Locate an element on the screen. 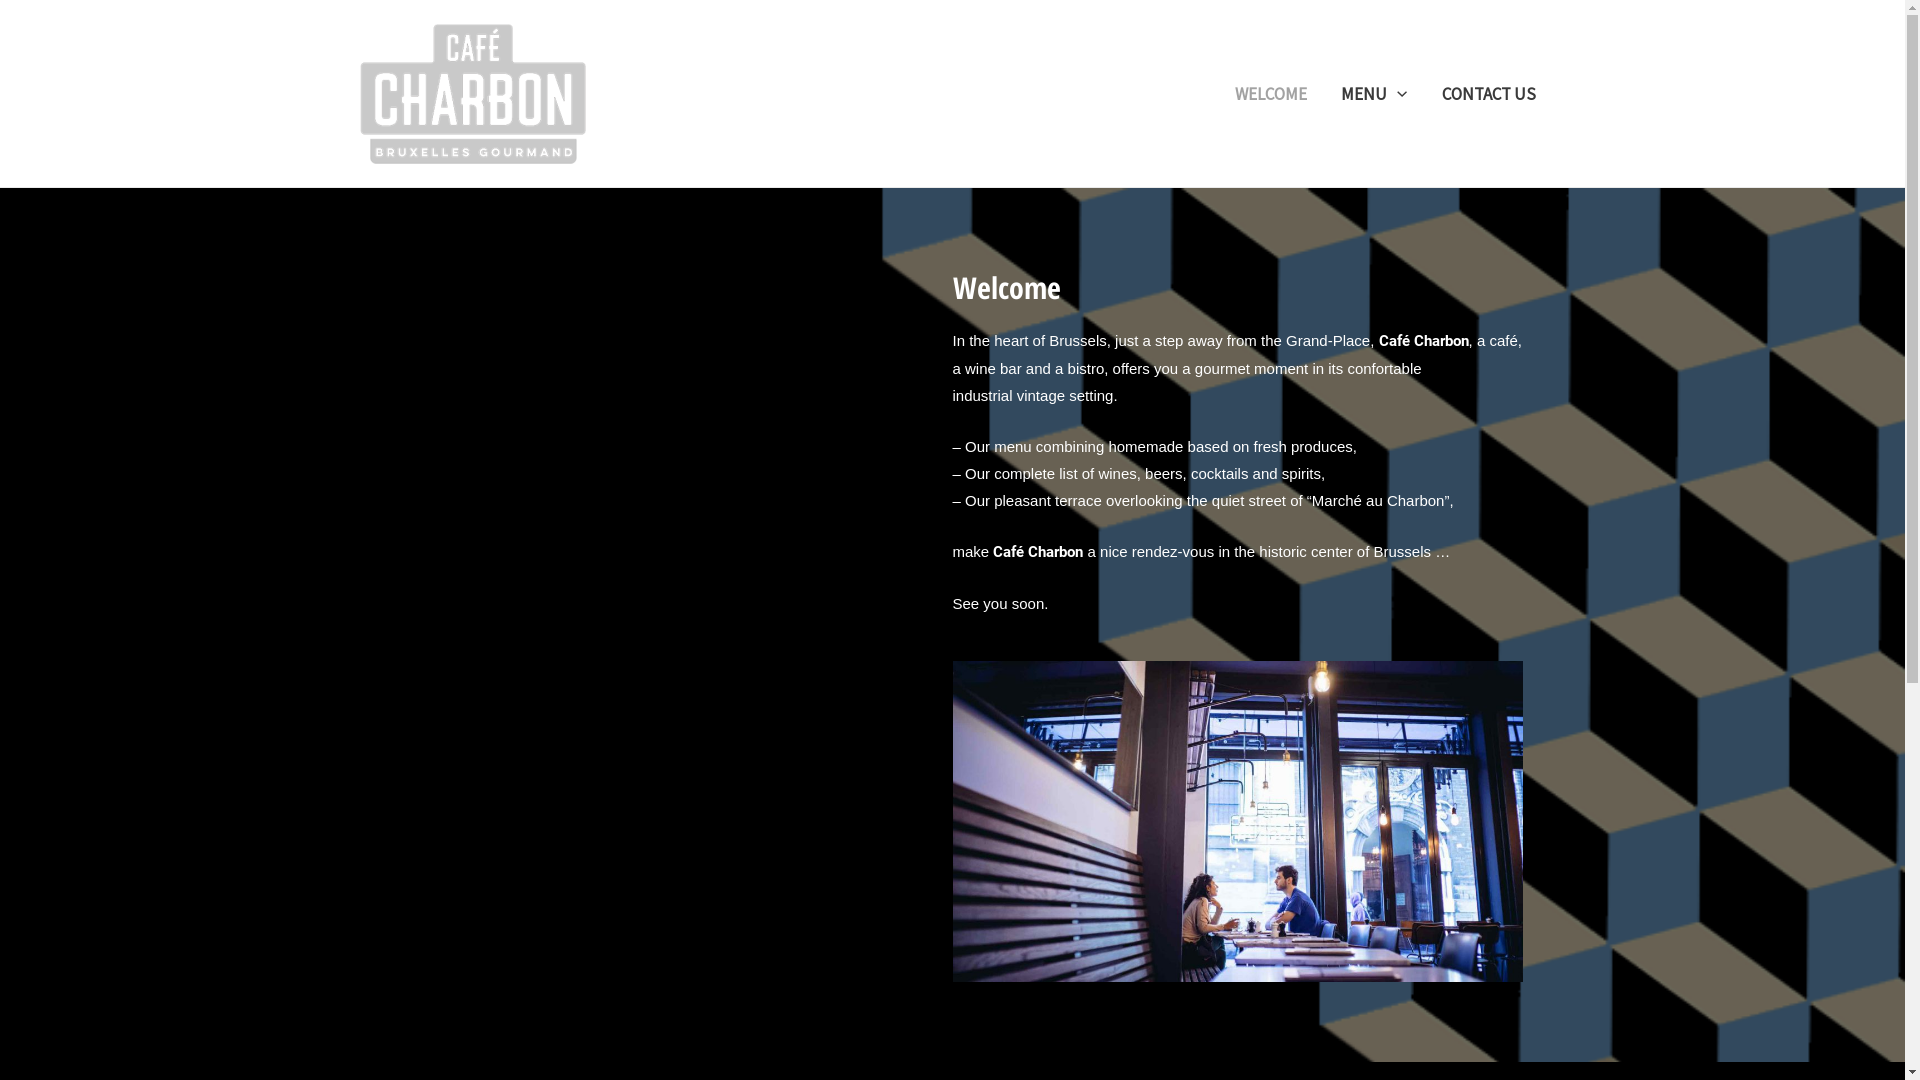 The height and width of the screenshot is (1080, 1920). 'CONTACT US' is located at coordinates (1488, 92).